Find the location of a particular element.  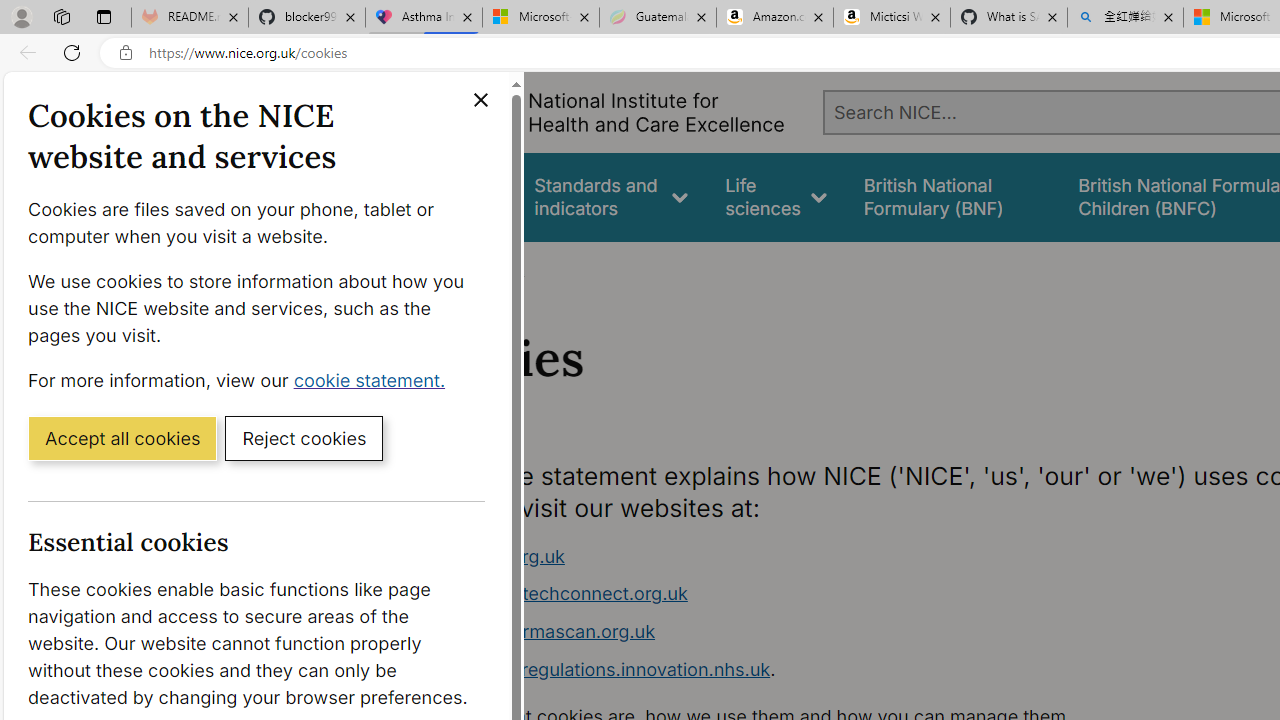

'Life sciences' is located at coordinates (775, 197).